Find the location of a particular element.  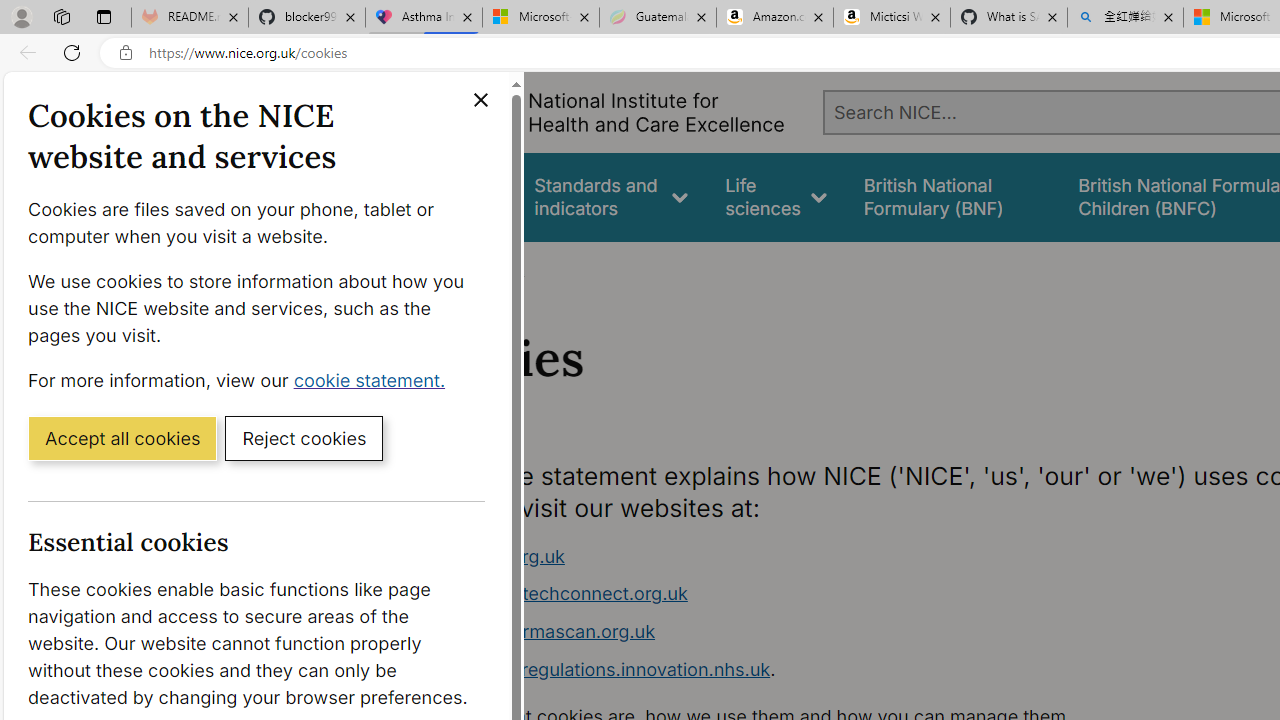

'Life sciences' is located at coordinates (775, 197).